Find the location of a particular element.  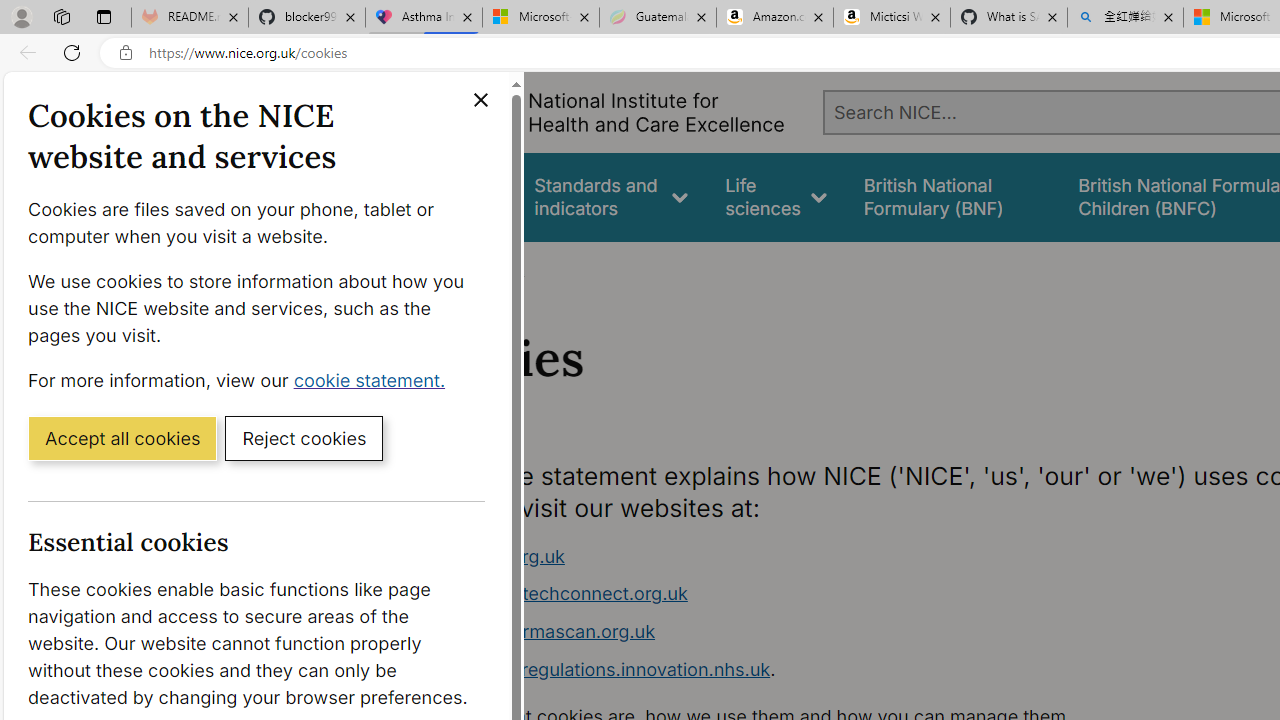

'Life sciences' is located at coordinates (775, 197).